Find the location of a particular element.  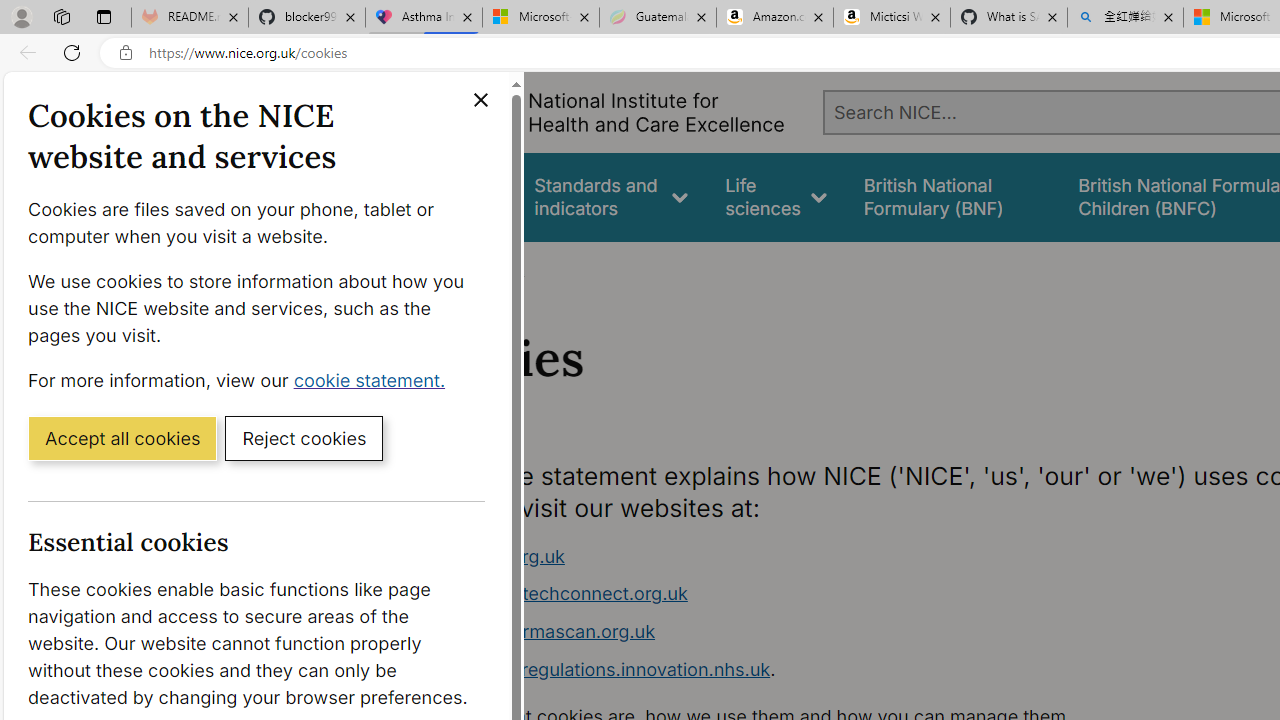

'Life sciences' is located at coordinates (775, 197).